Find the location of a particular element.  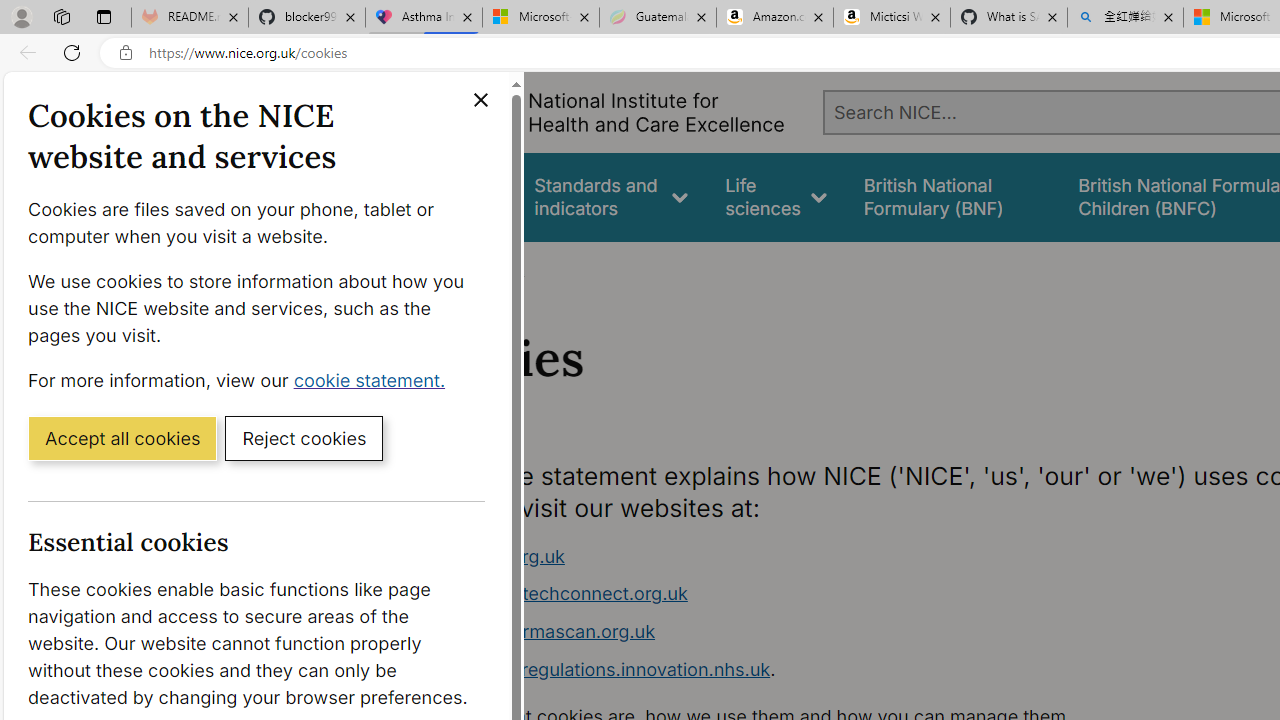

'Life sciences' is located at coordinates (775, 197).